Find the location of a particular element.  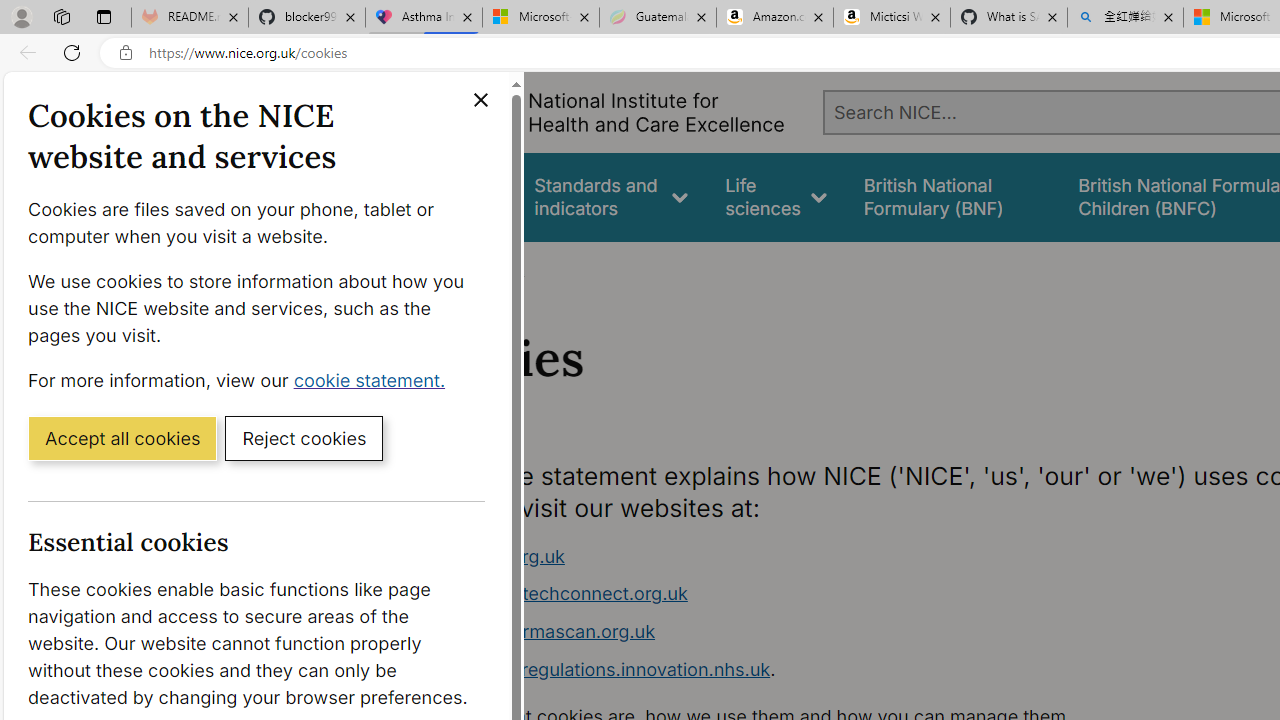

'Life sciences' is located at coordinates (775, 197).